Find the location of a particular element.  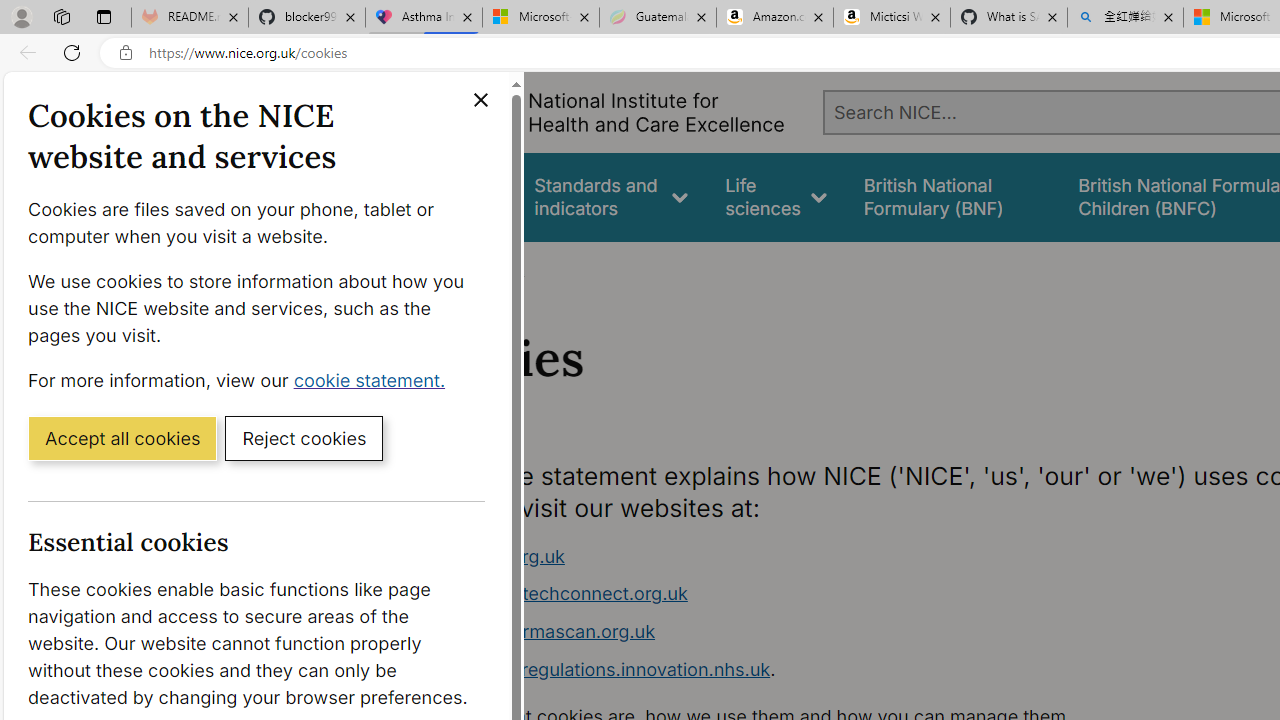

'Life sciences' is located at coordinates (775, 197).